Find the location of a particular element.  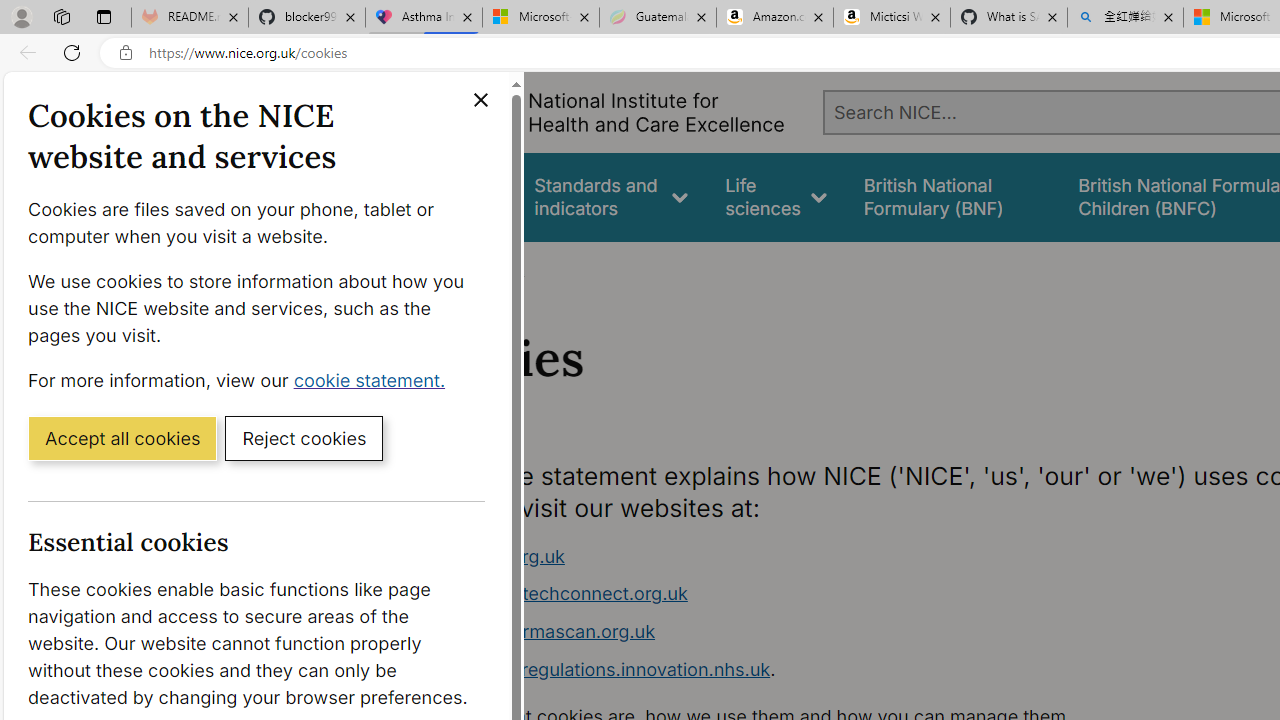

'Life sciences' is located at coordinates (775, 197).